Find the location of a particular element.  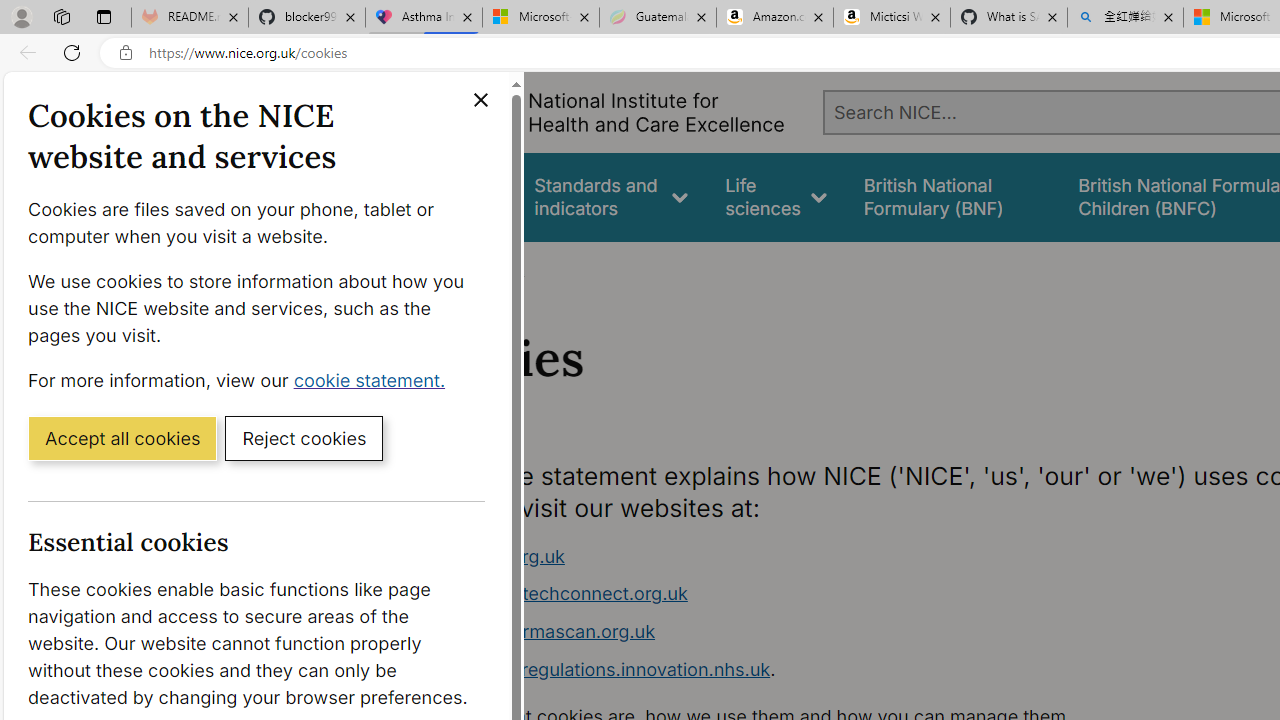

'Life sciences' is located at coordinates (775, 197).